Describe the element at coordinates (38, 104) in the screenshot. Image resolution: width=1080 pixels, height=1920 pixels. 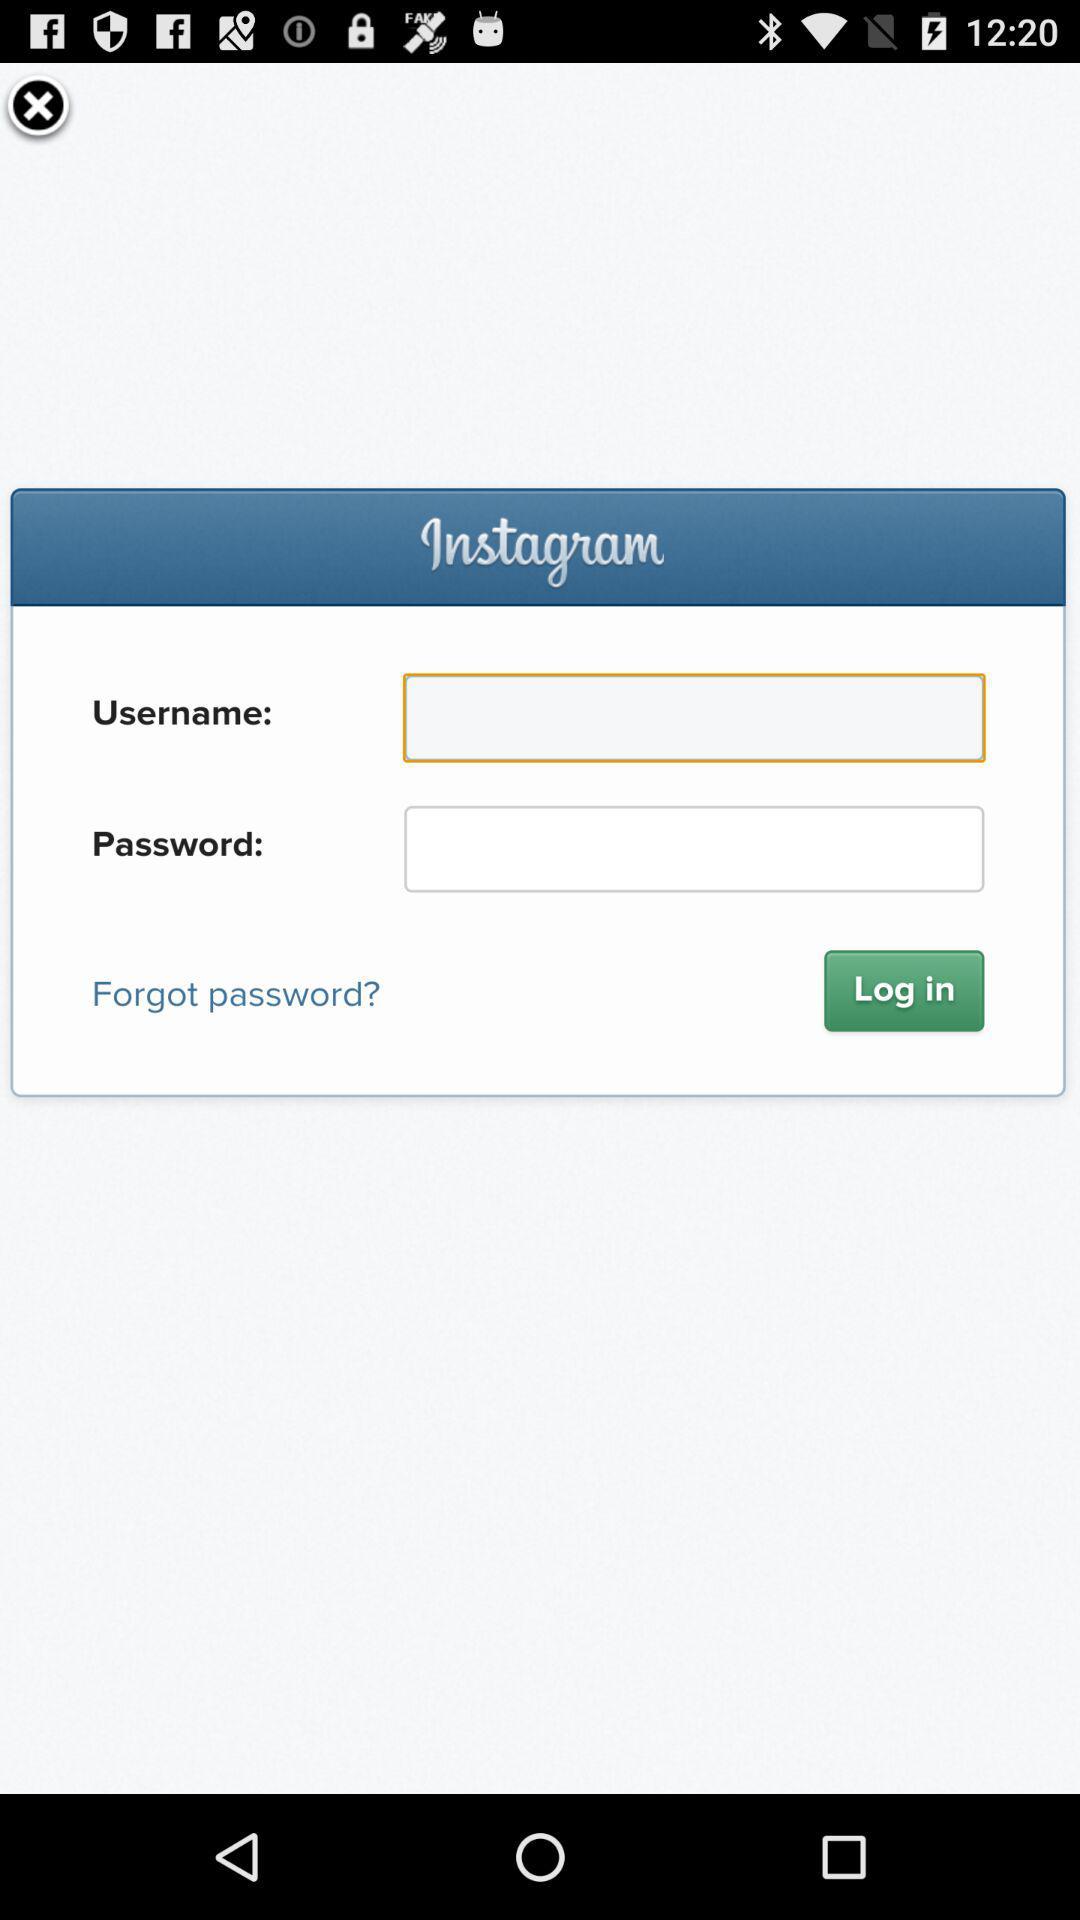
I see `this tab` at that location.